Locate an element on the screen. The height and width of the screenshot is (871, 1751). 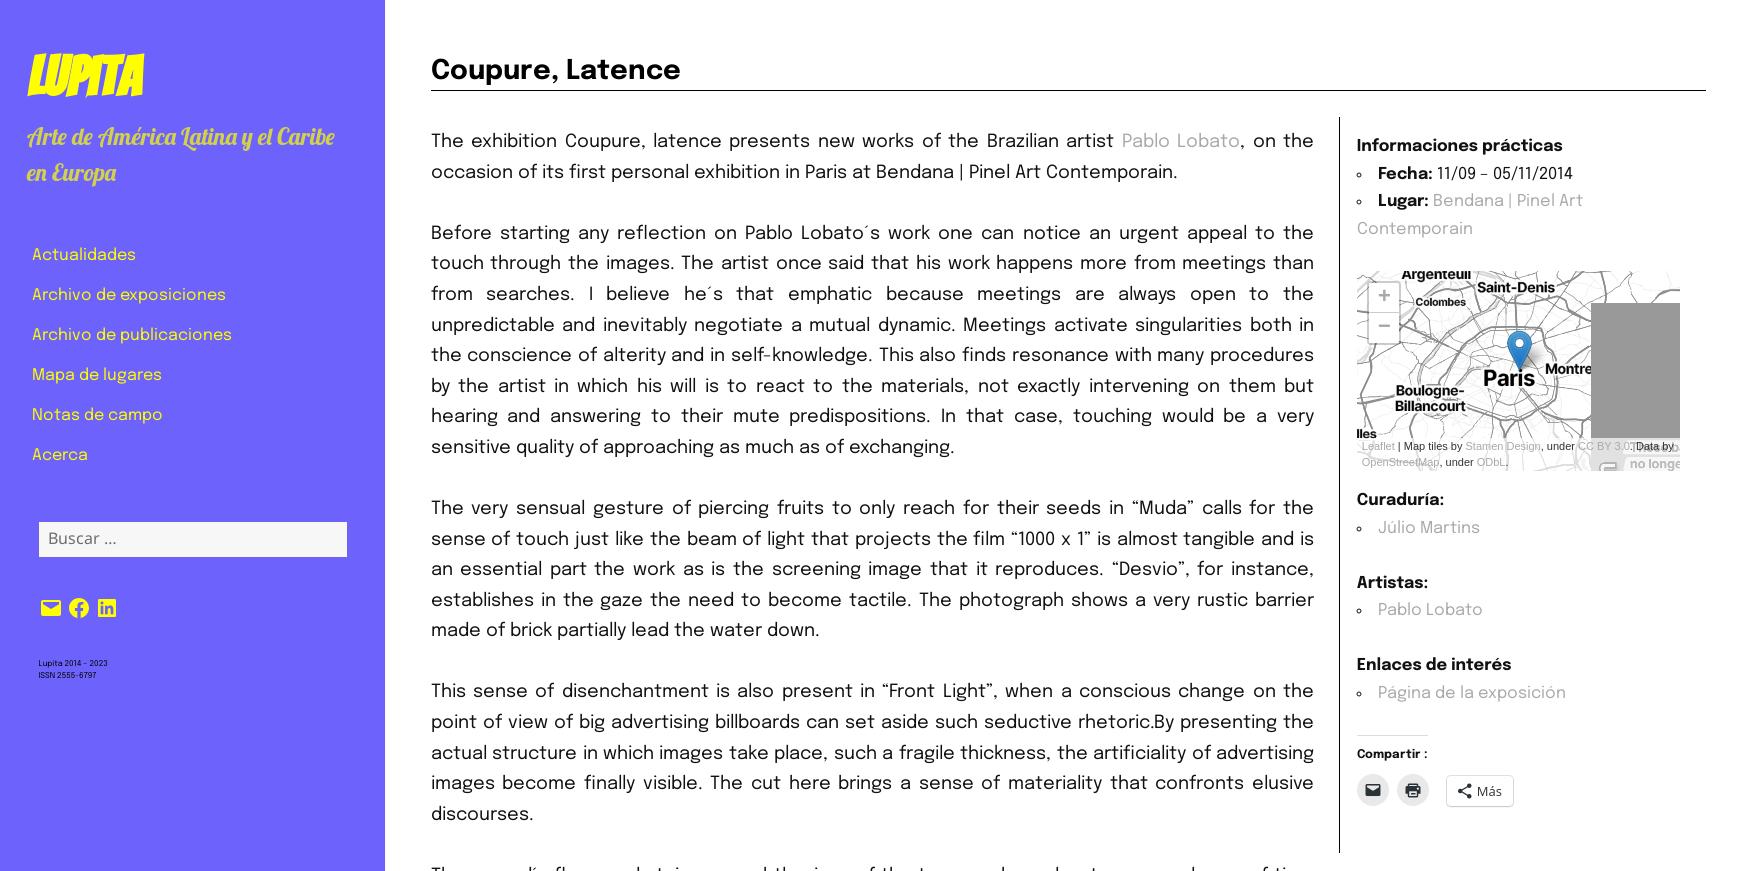
'The very sensual gesture of piercing fruits to only reach for their seeds in “Muda” calls for the sense of touch just like the beam of light that projects the film “1000 x 1” is almost tangible and is an essential part the work as is the screening image that it reproduces. “Desvio”, for instance, establishes in the gaze the need to become tactile. The photograph shows a very rustic barrier made of brick partially lead the water down.' is located at coordinates (871, 569).